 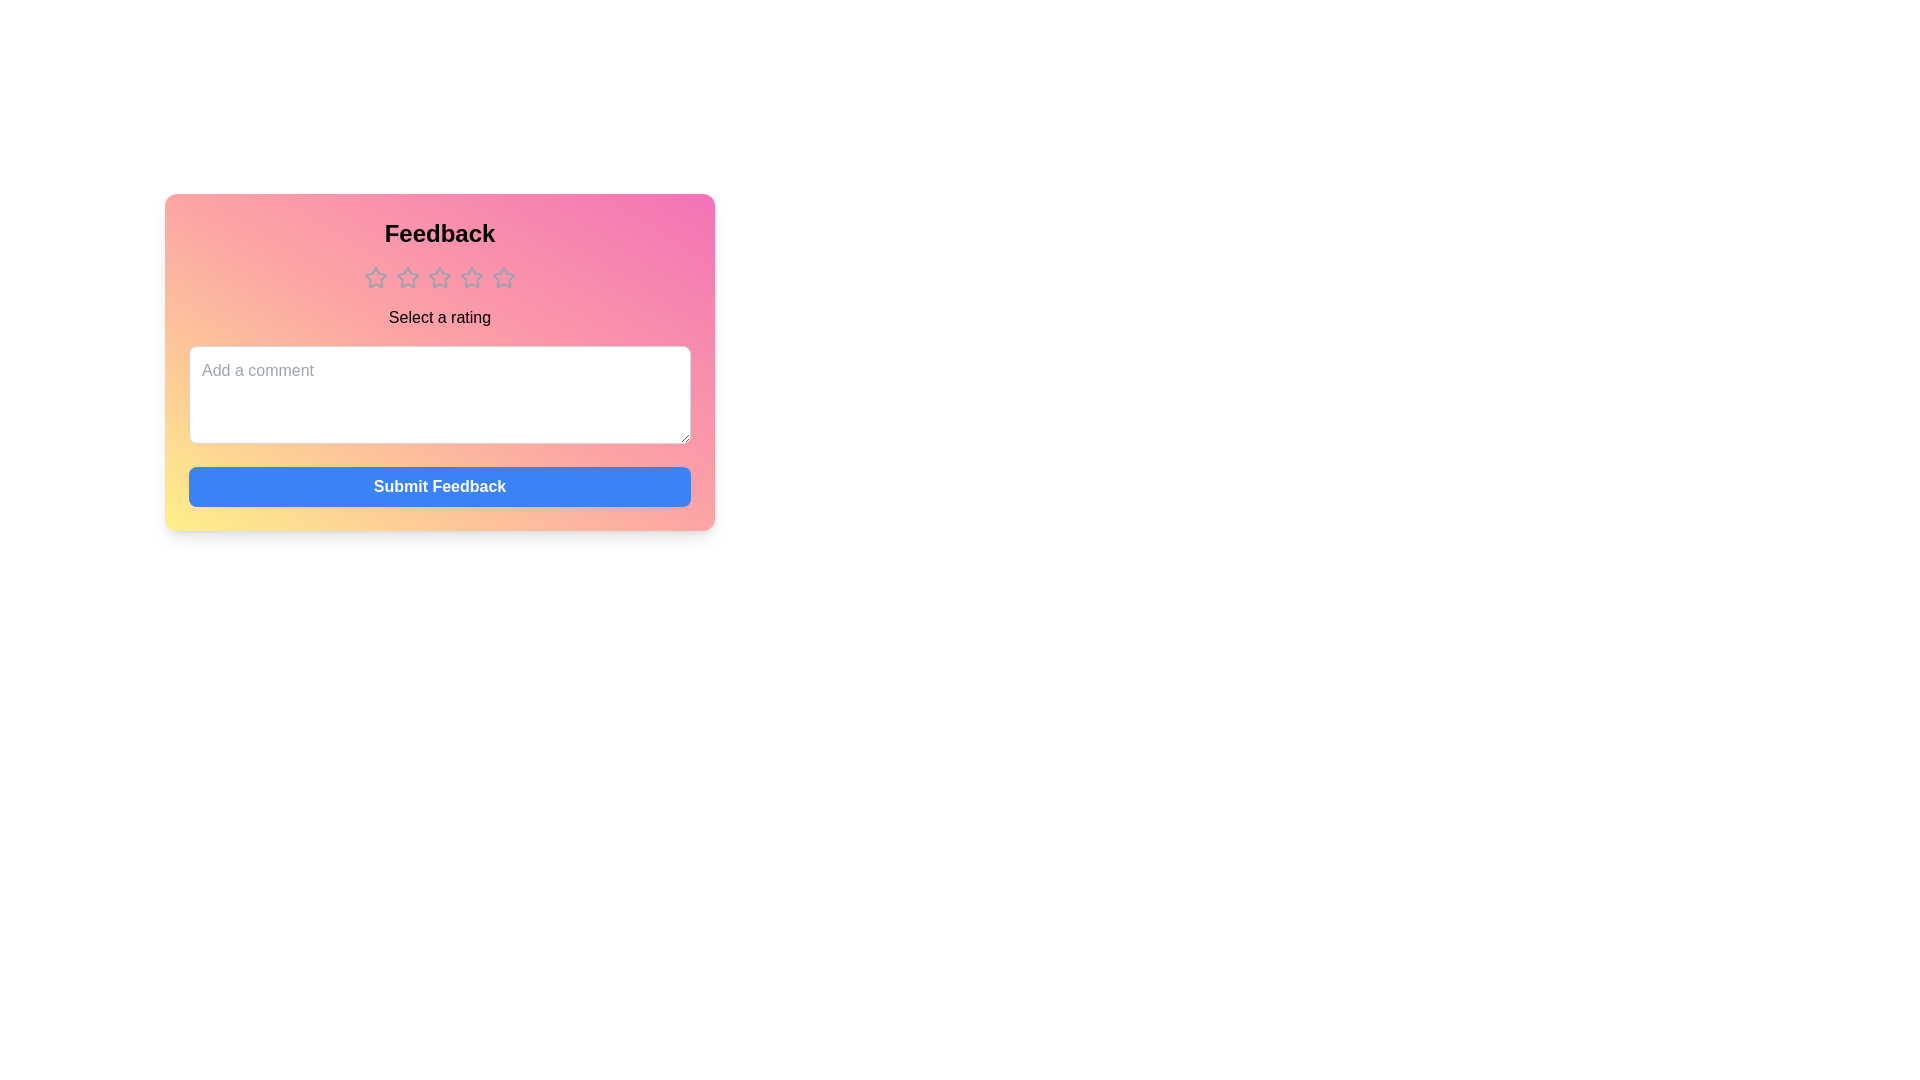 I want to click on the star corresponding to 1 to see its description, so click(x=375, y=277).